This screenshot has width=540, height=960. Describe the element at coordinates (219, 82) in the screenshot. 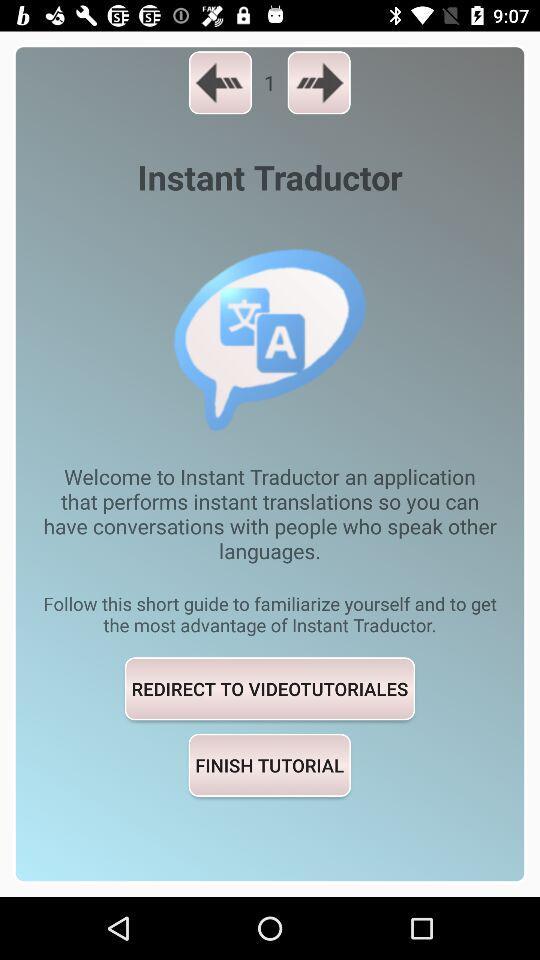

I see `the icon to the left of the  1` at that location.